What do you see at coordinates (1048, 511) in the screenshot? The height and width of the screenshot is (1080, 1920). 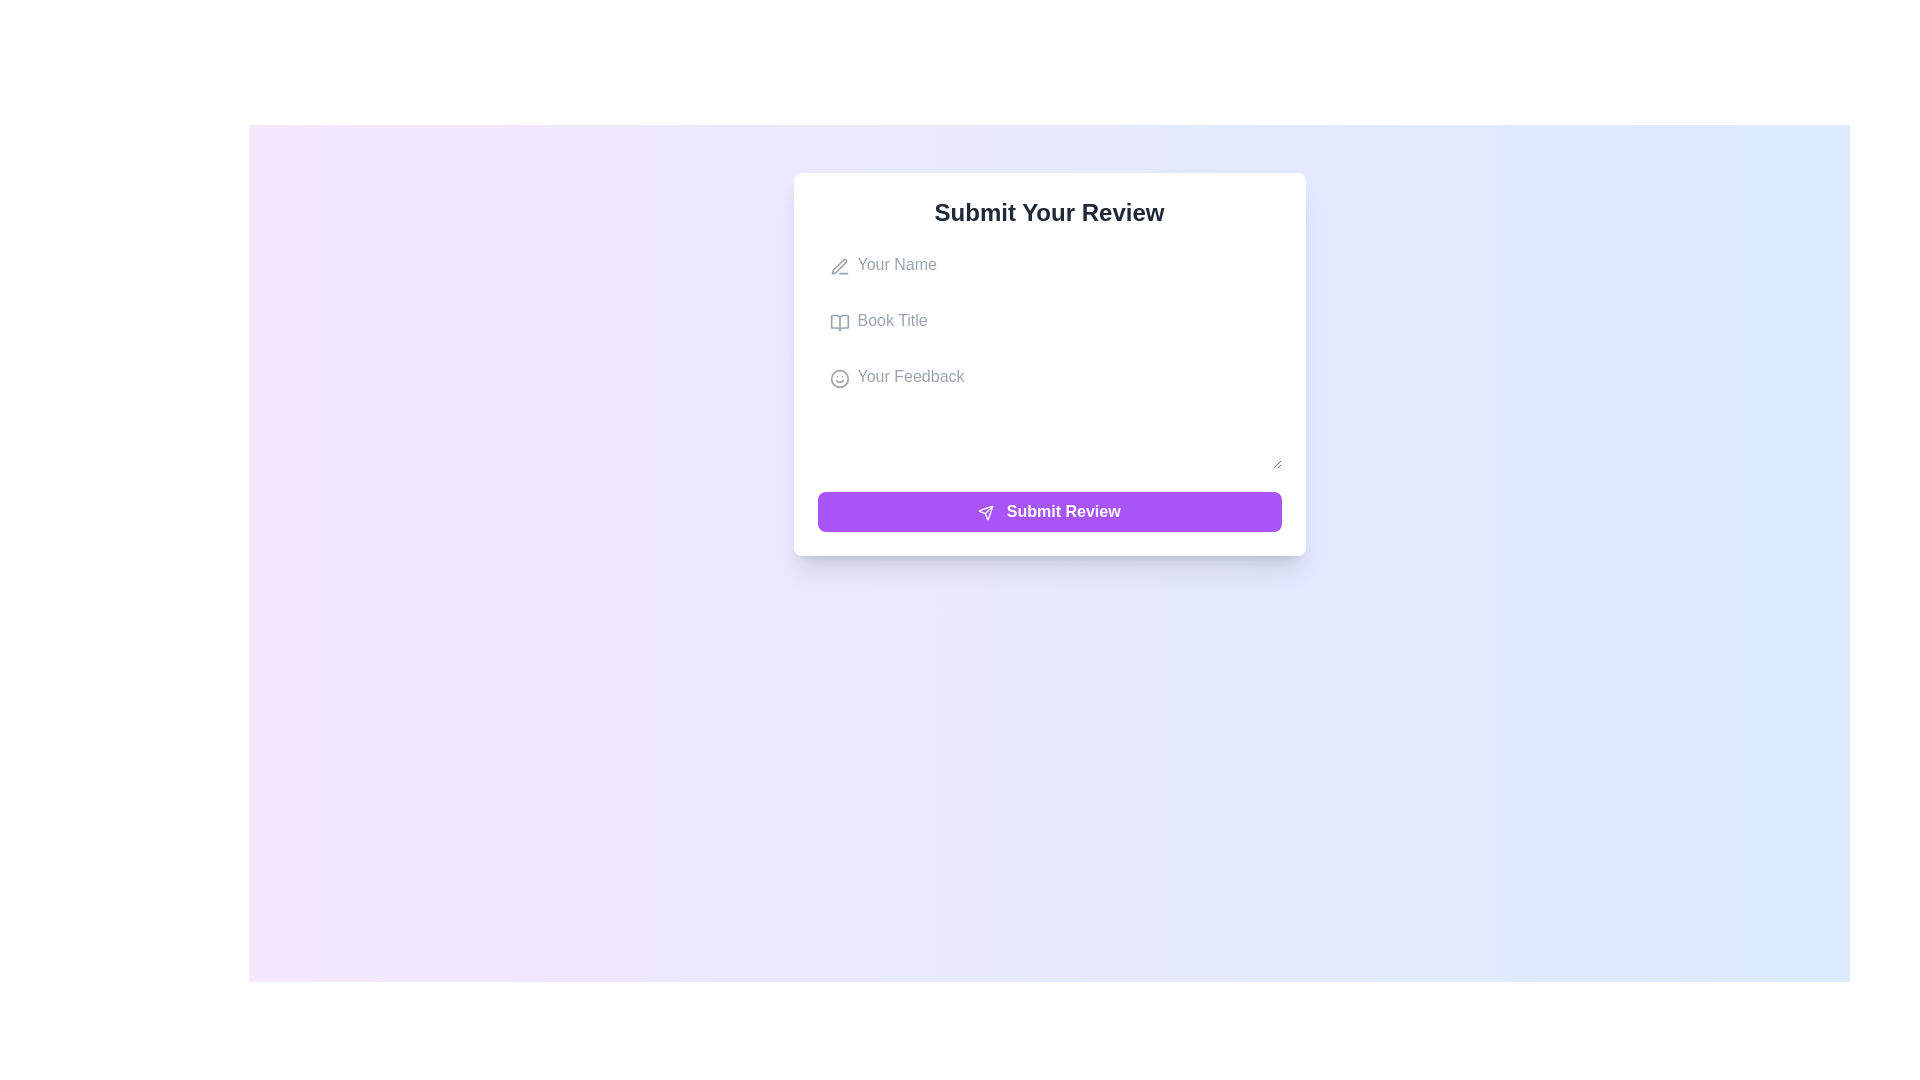 I see `the purple 'Submit Review' button with a paper plane icon` at bounding box center [1048, 511].